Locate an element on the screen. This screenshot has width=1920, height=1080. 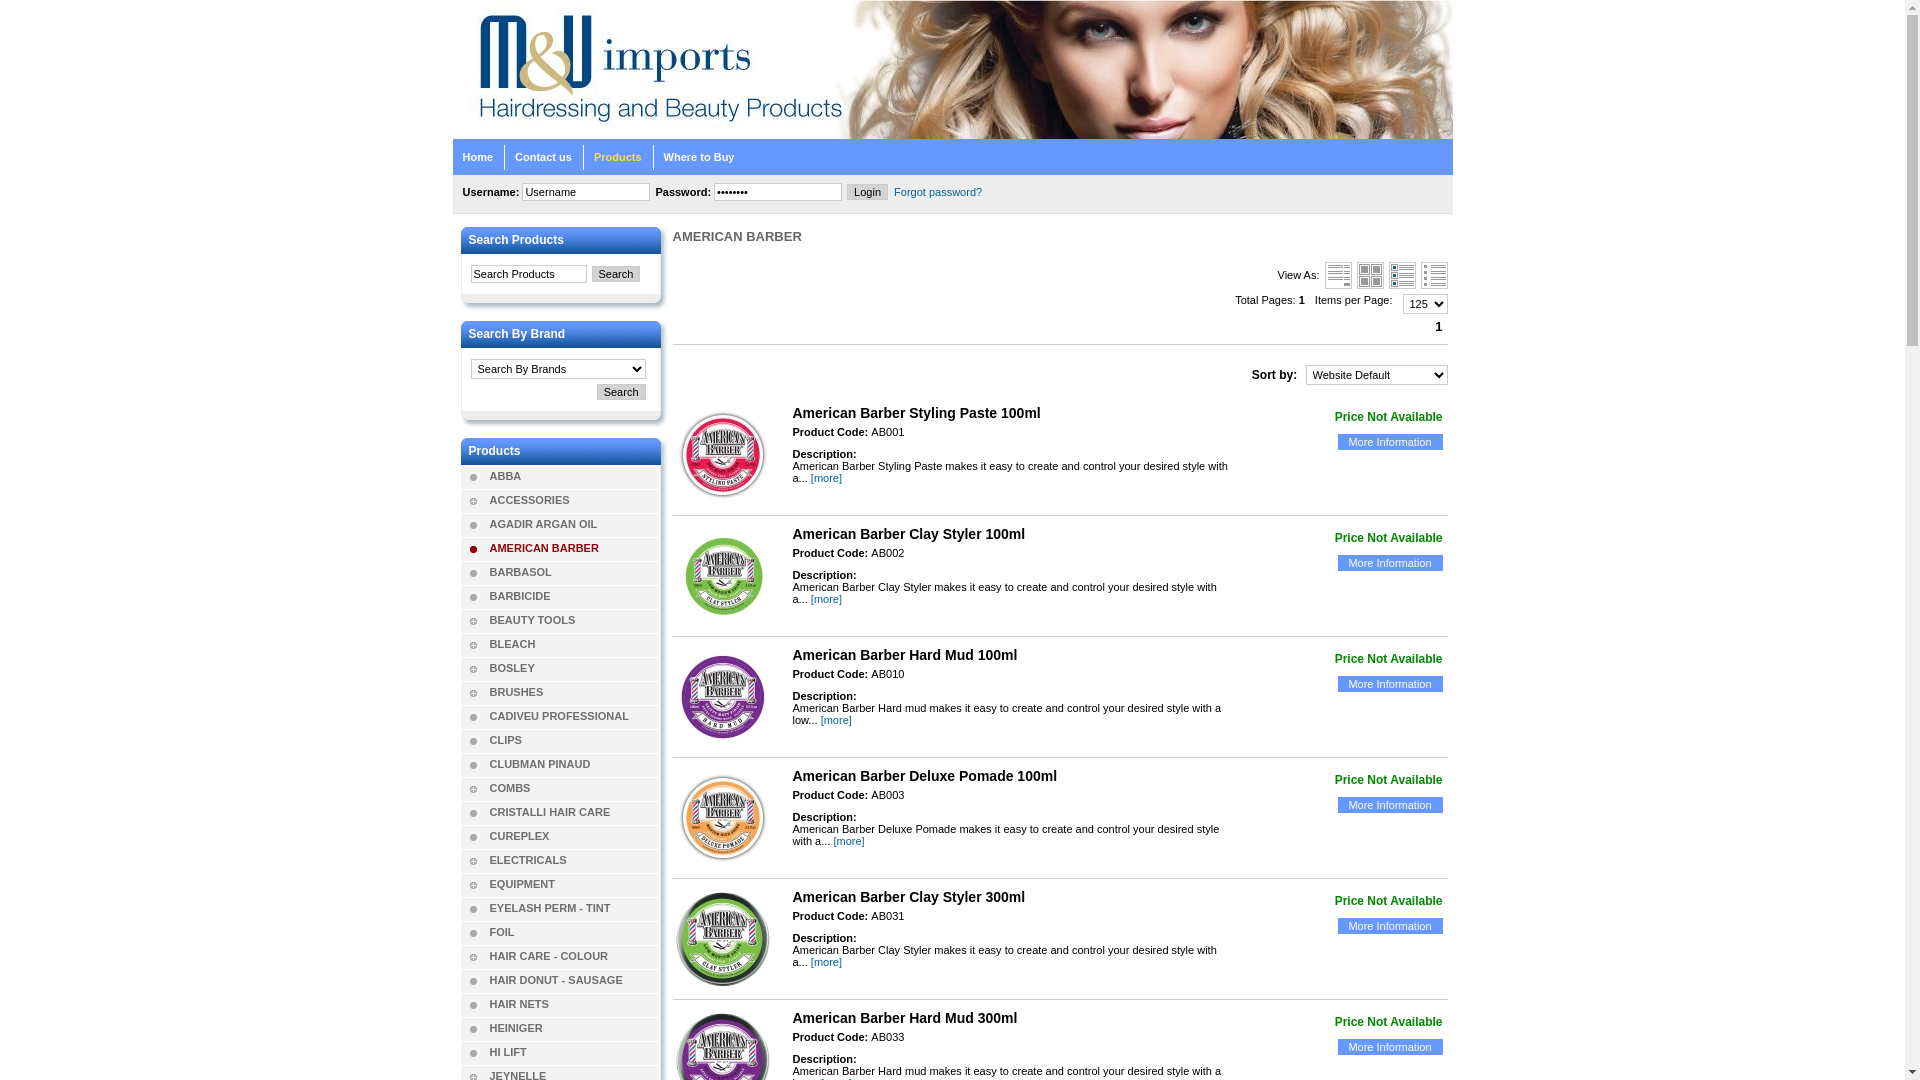
'CADIVEU PROFESSIONAL' is located at coordinates (573, 715).